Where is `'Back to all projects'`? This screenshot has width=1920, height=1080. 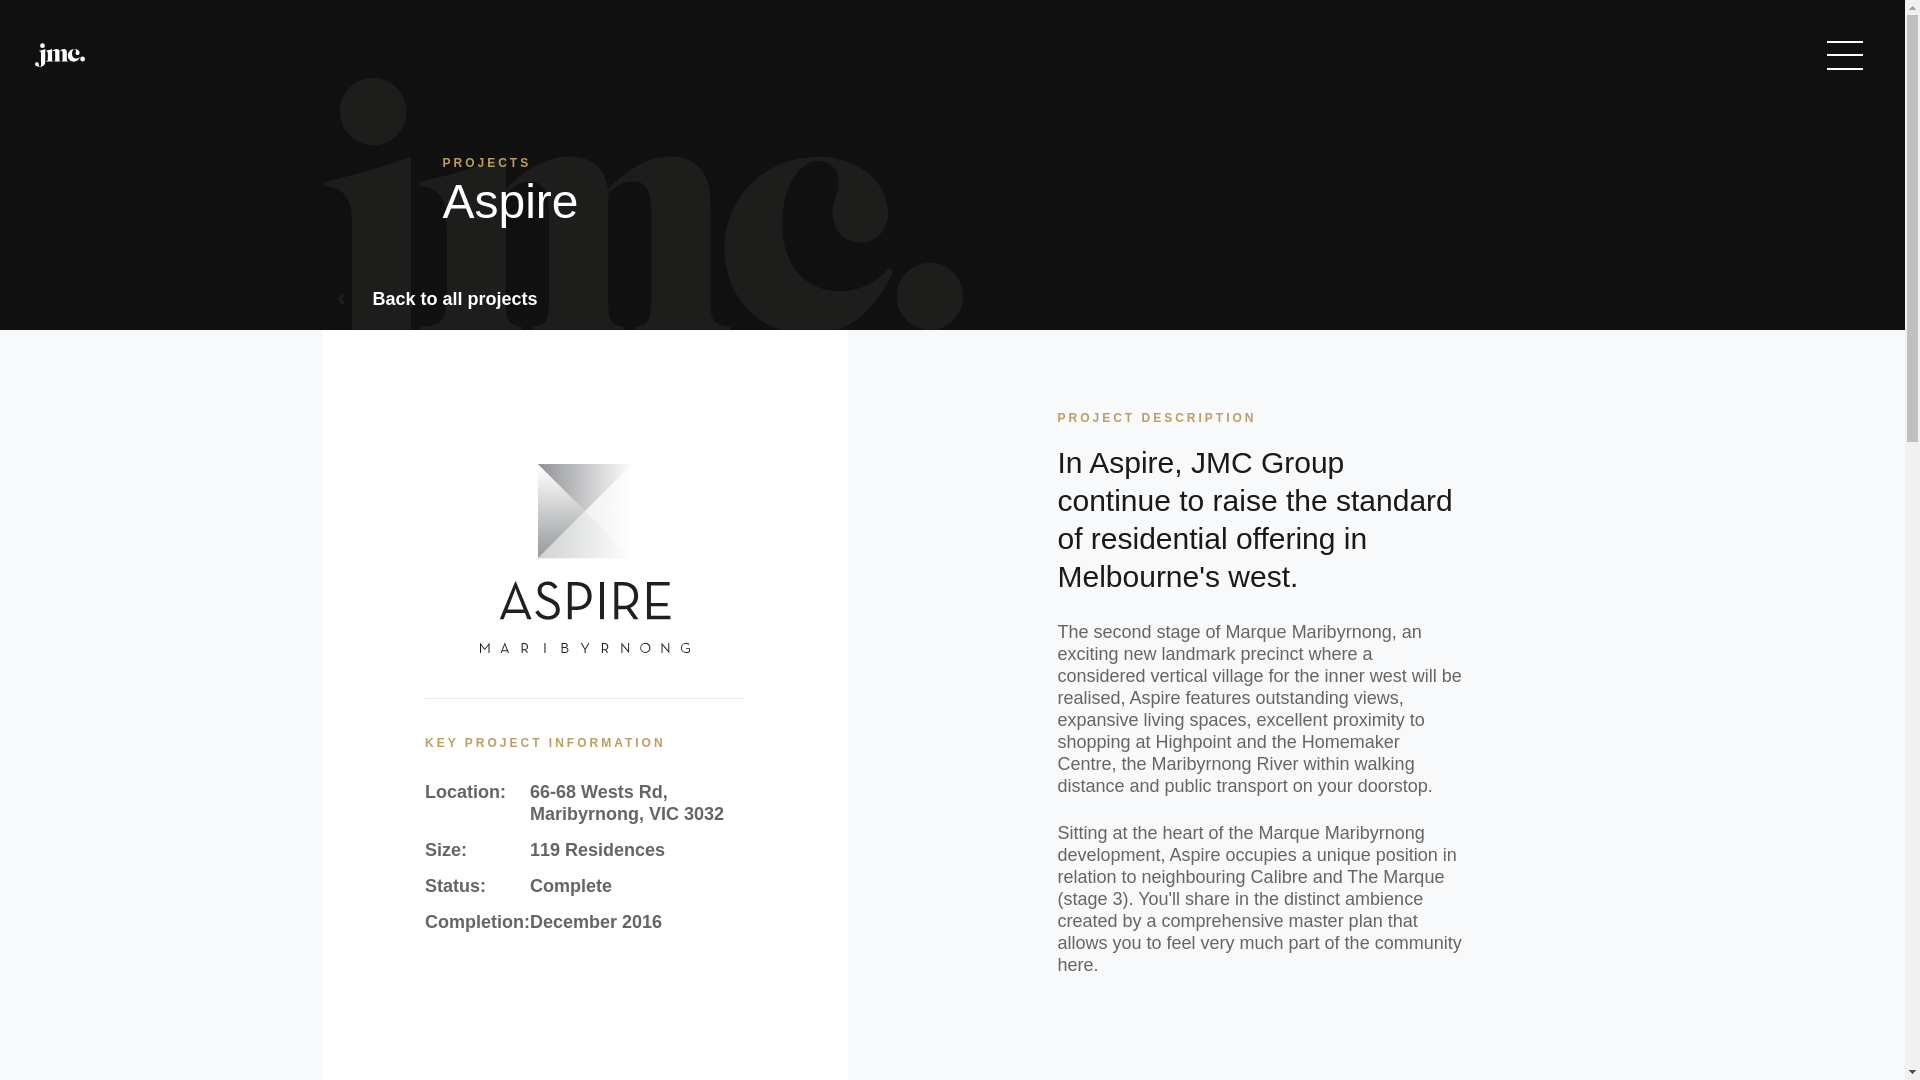
'Back to all projects' is located at coordinates (337, 299).